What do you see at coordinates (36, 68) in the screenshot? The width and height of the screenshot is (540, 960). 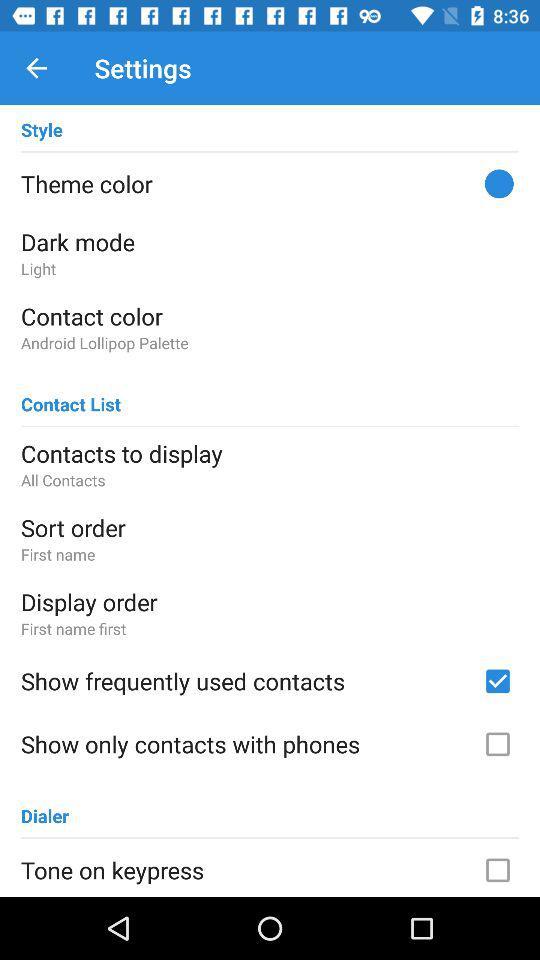 I see `item to the left of the settings` at bounding box center [36, 68].